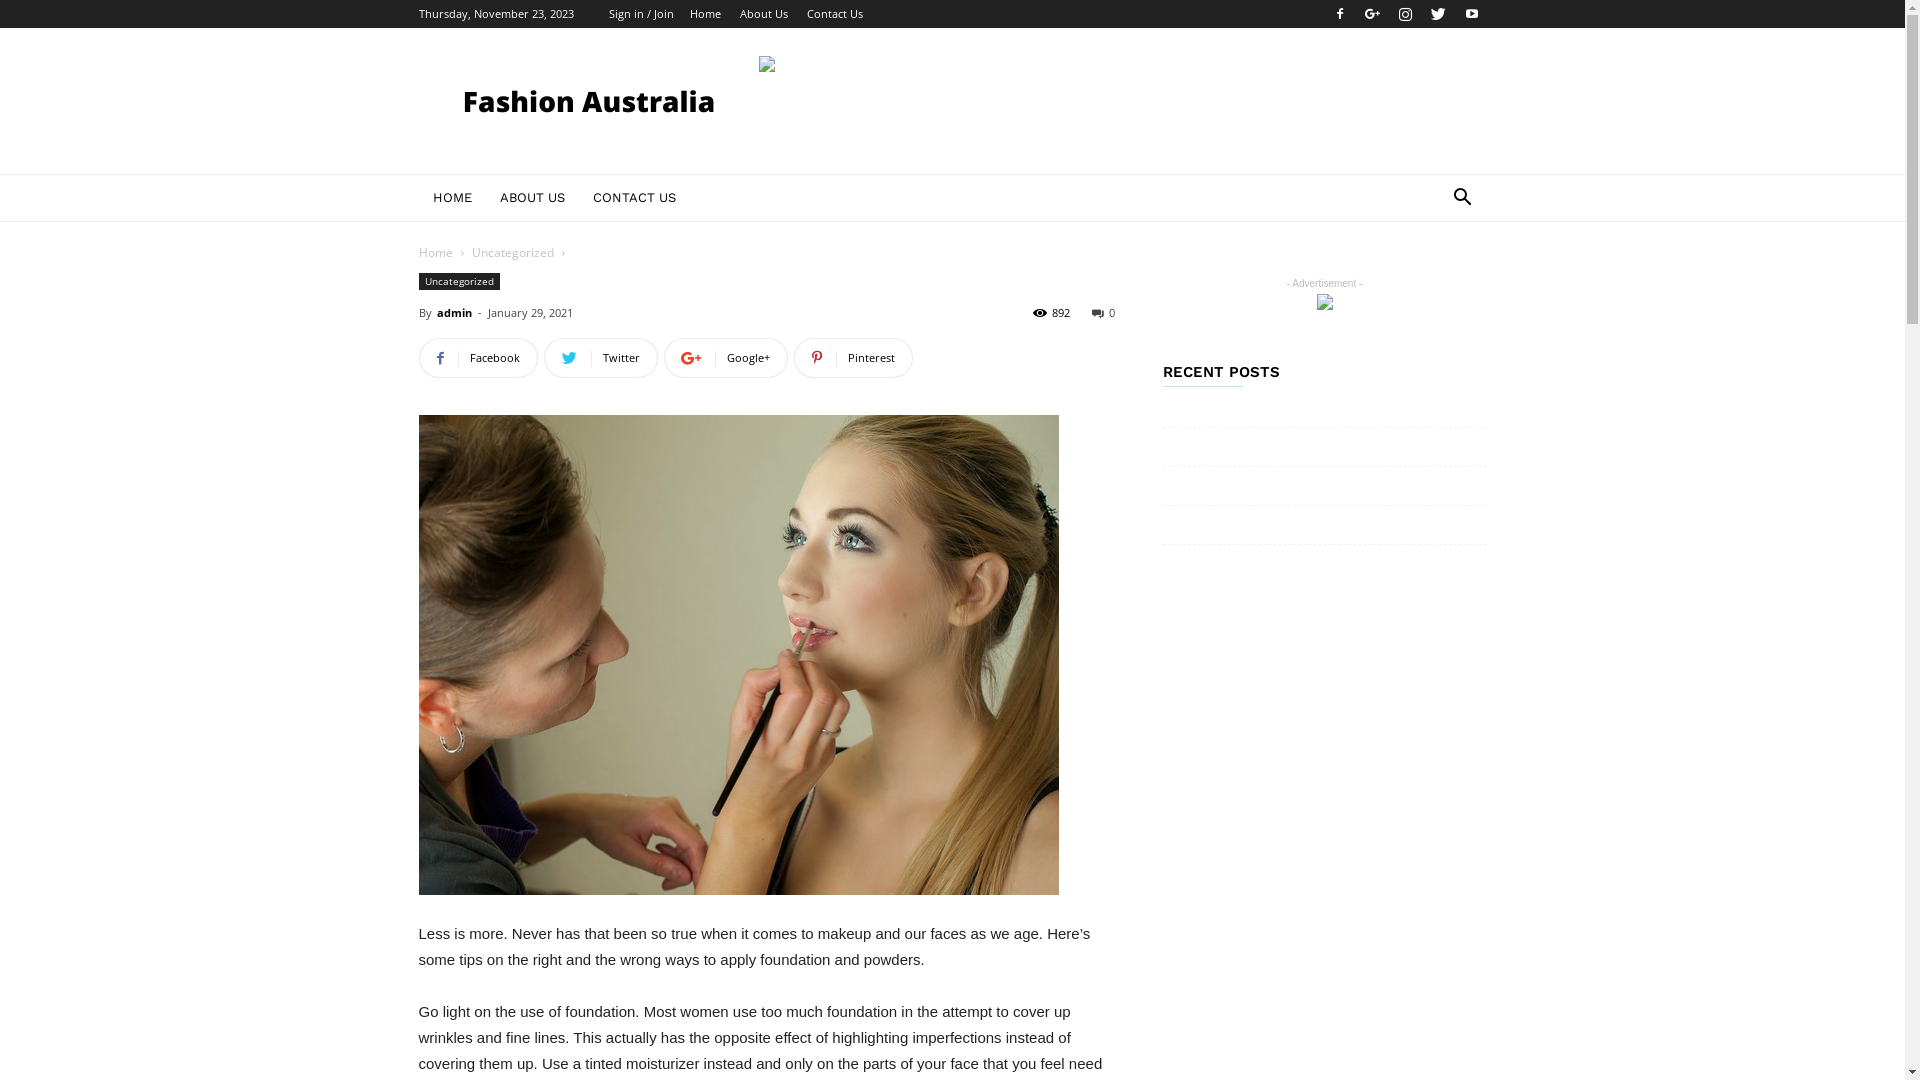 The image size is (1920, 1080). I want to click on 'ABOUT US', so click(485, 197).